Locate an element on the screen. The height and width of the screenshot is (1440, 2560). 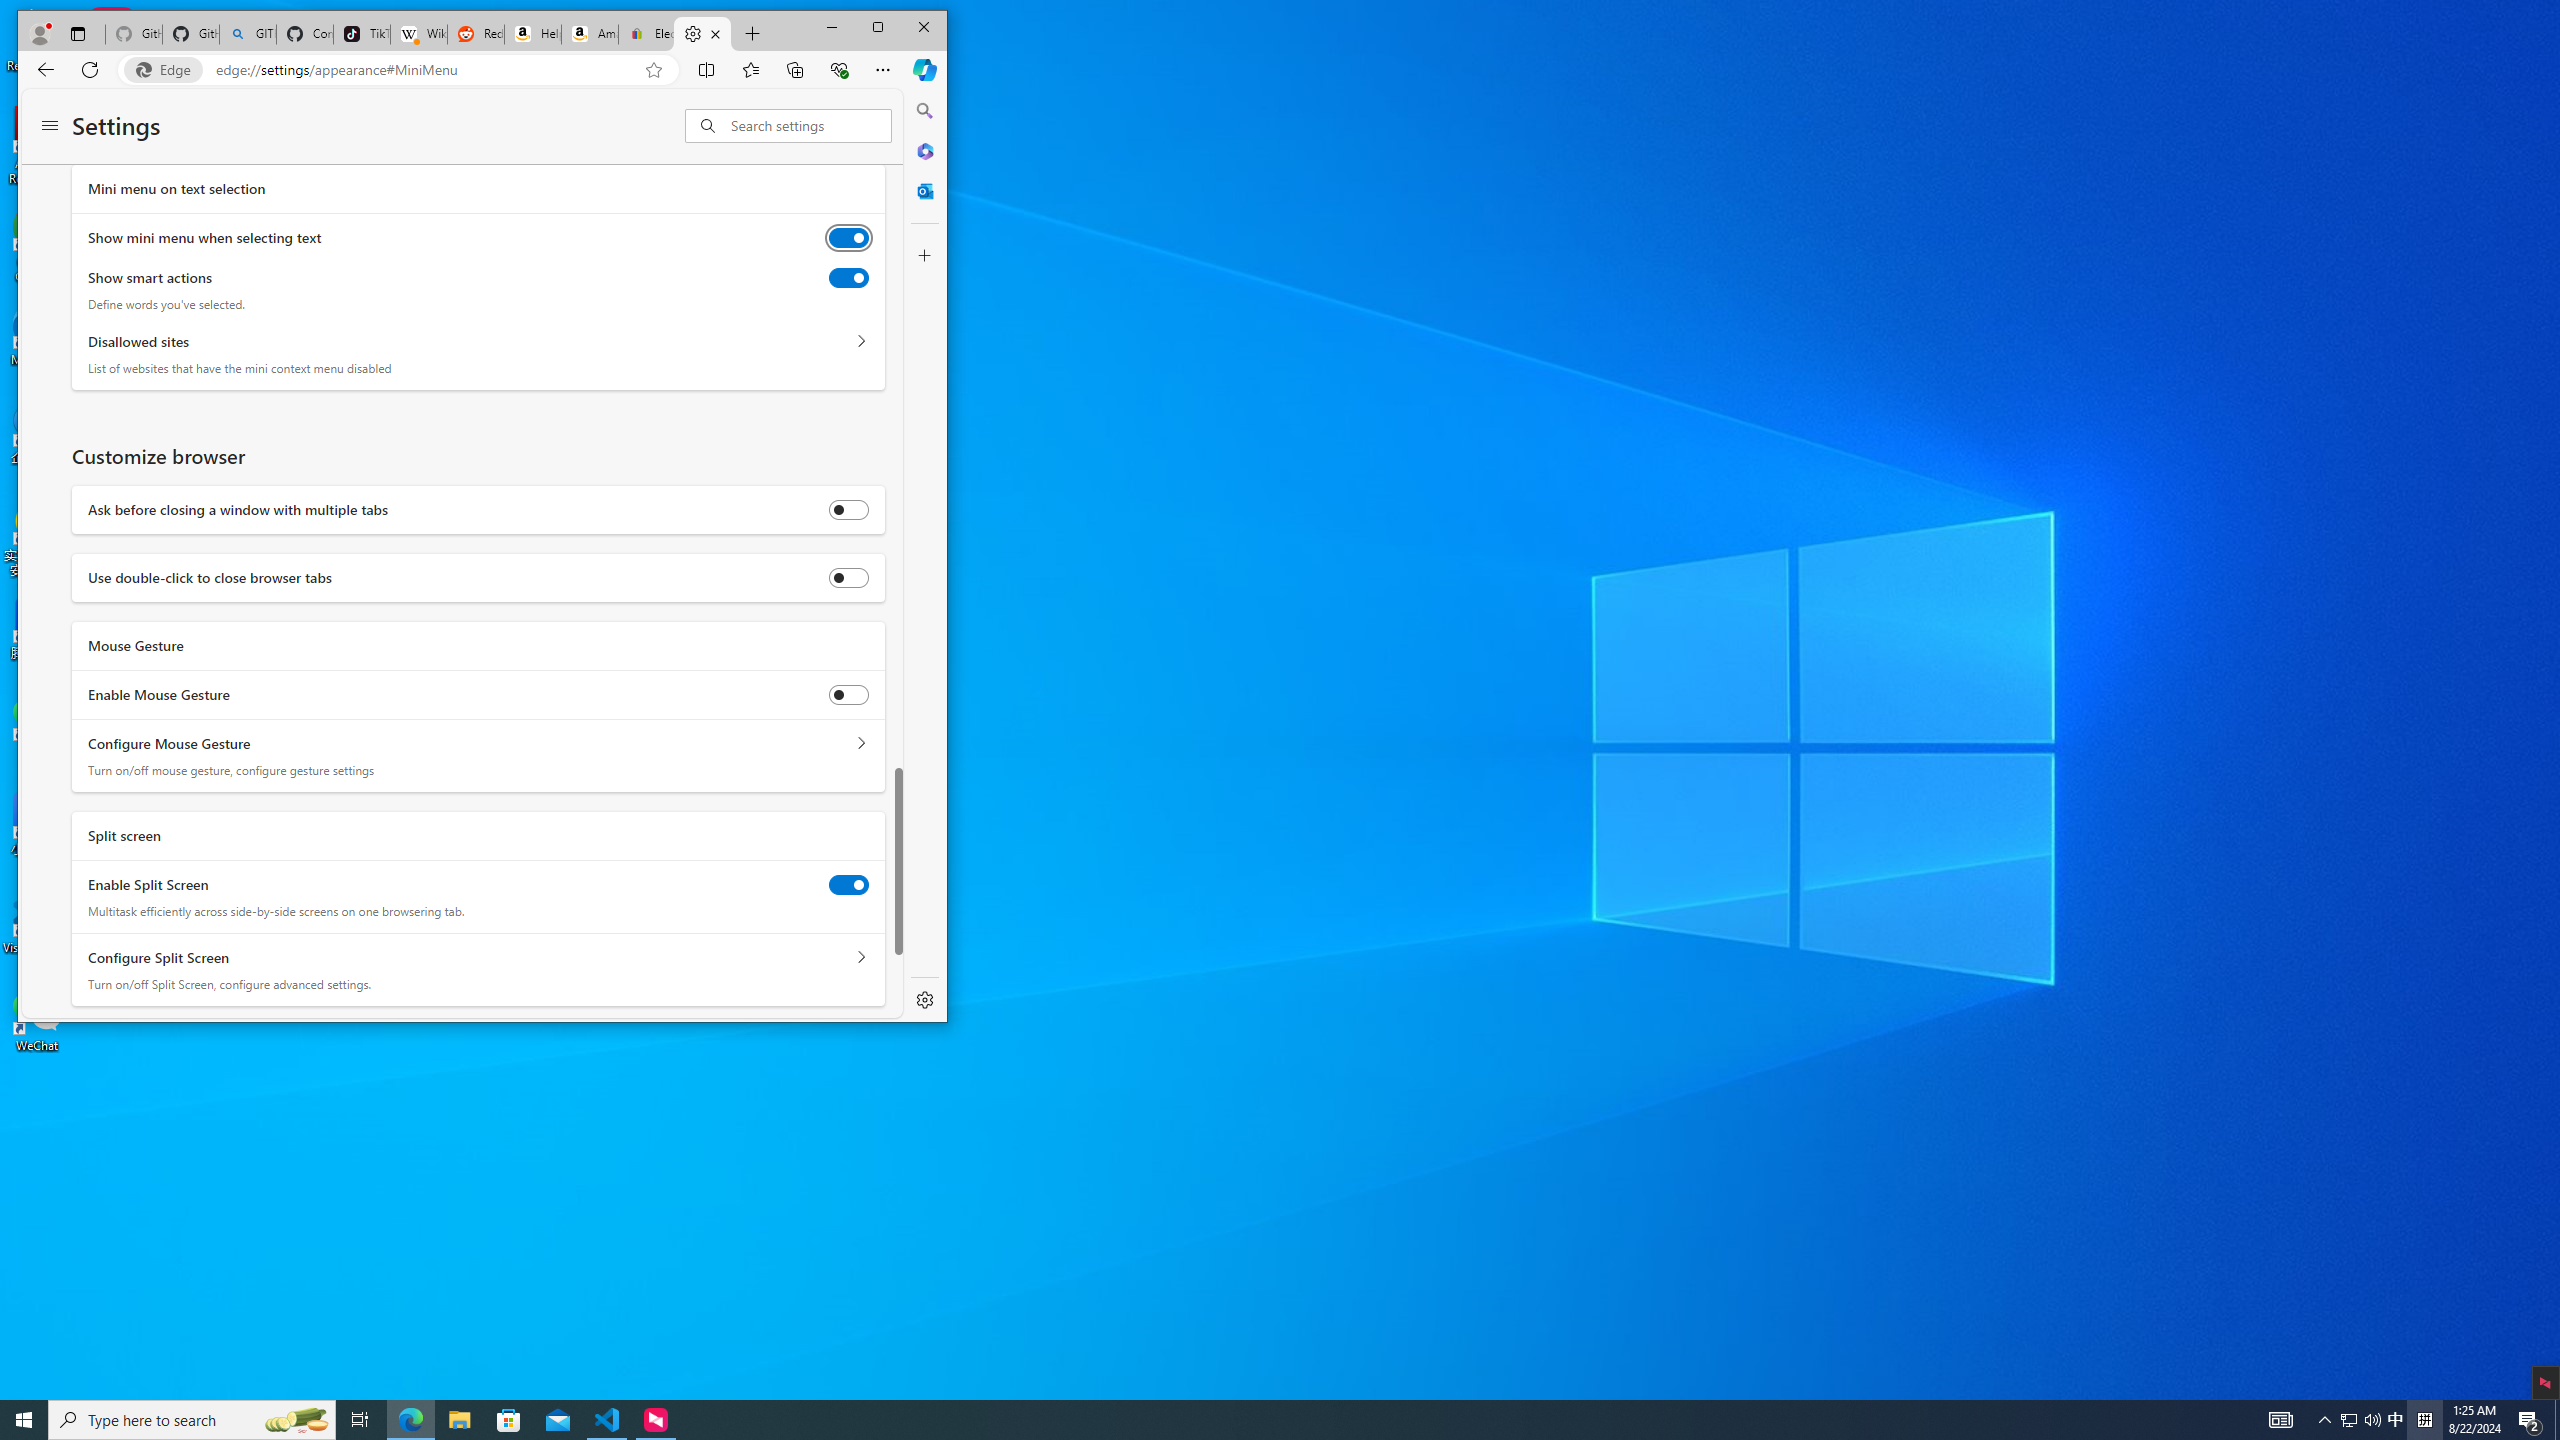
'Show smart actions' is located at coordinates (847, 276).